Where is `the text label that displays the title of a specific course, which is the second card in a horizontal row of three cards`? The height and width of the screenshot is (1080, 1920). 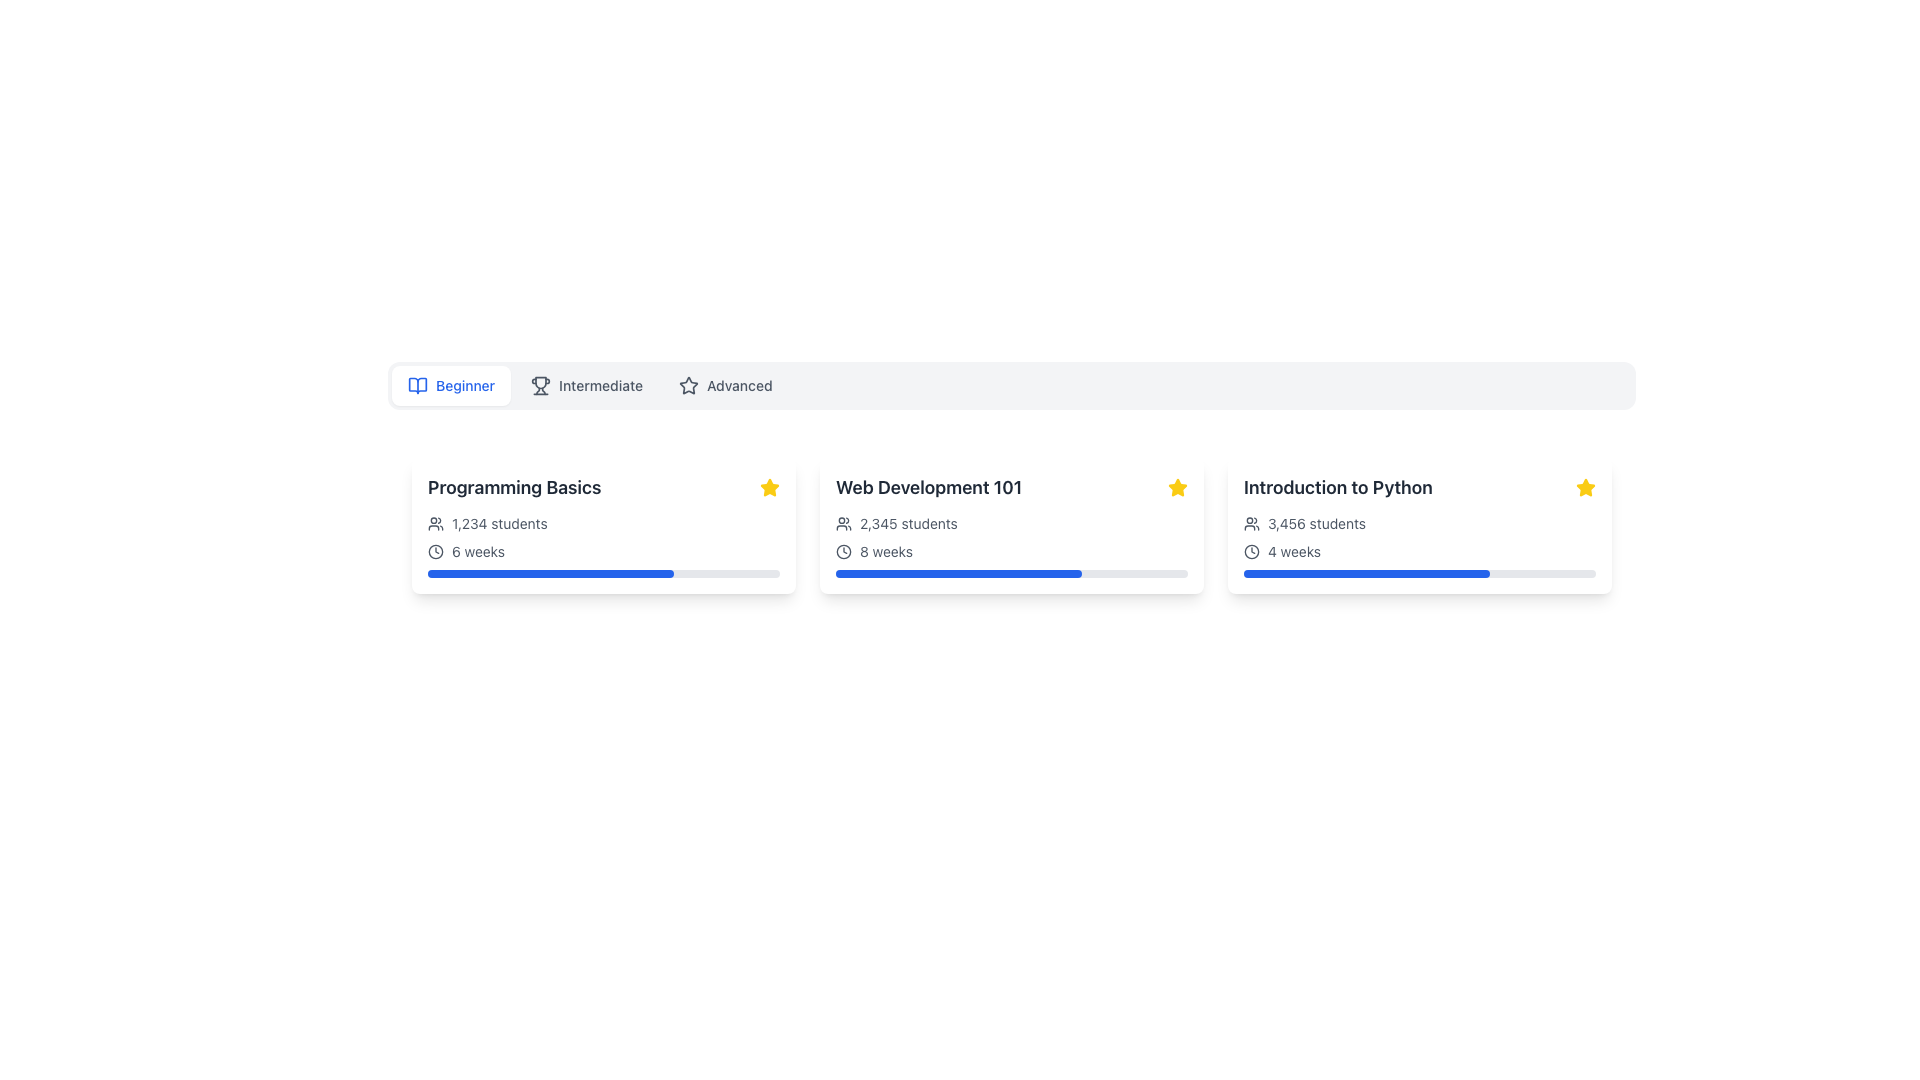 the text label that displays the title of a specific course, which is the second card in a horizontal row of three cards is located at coordinates (1012, 488).